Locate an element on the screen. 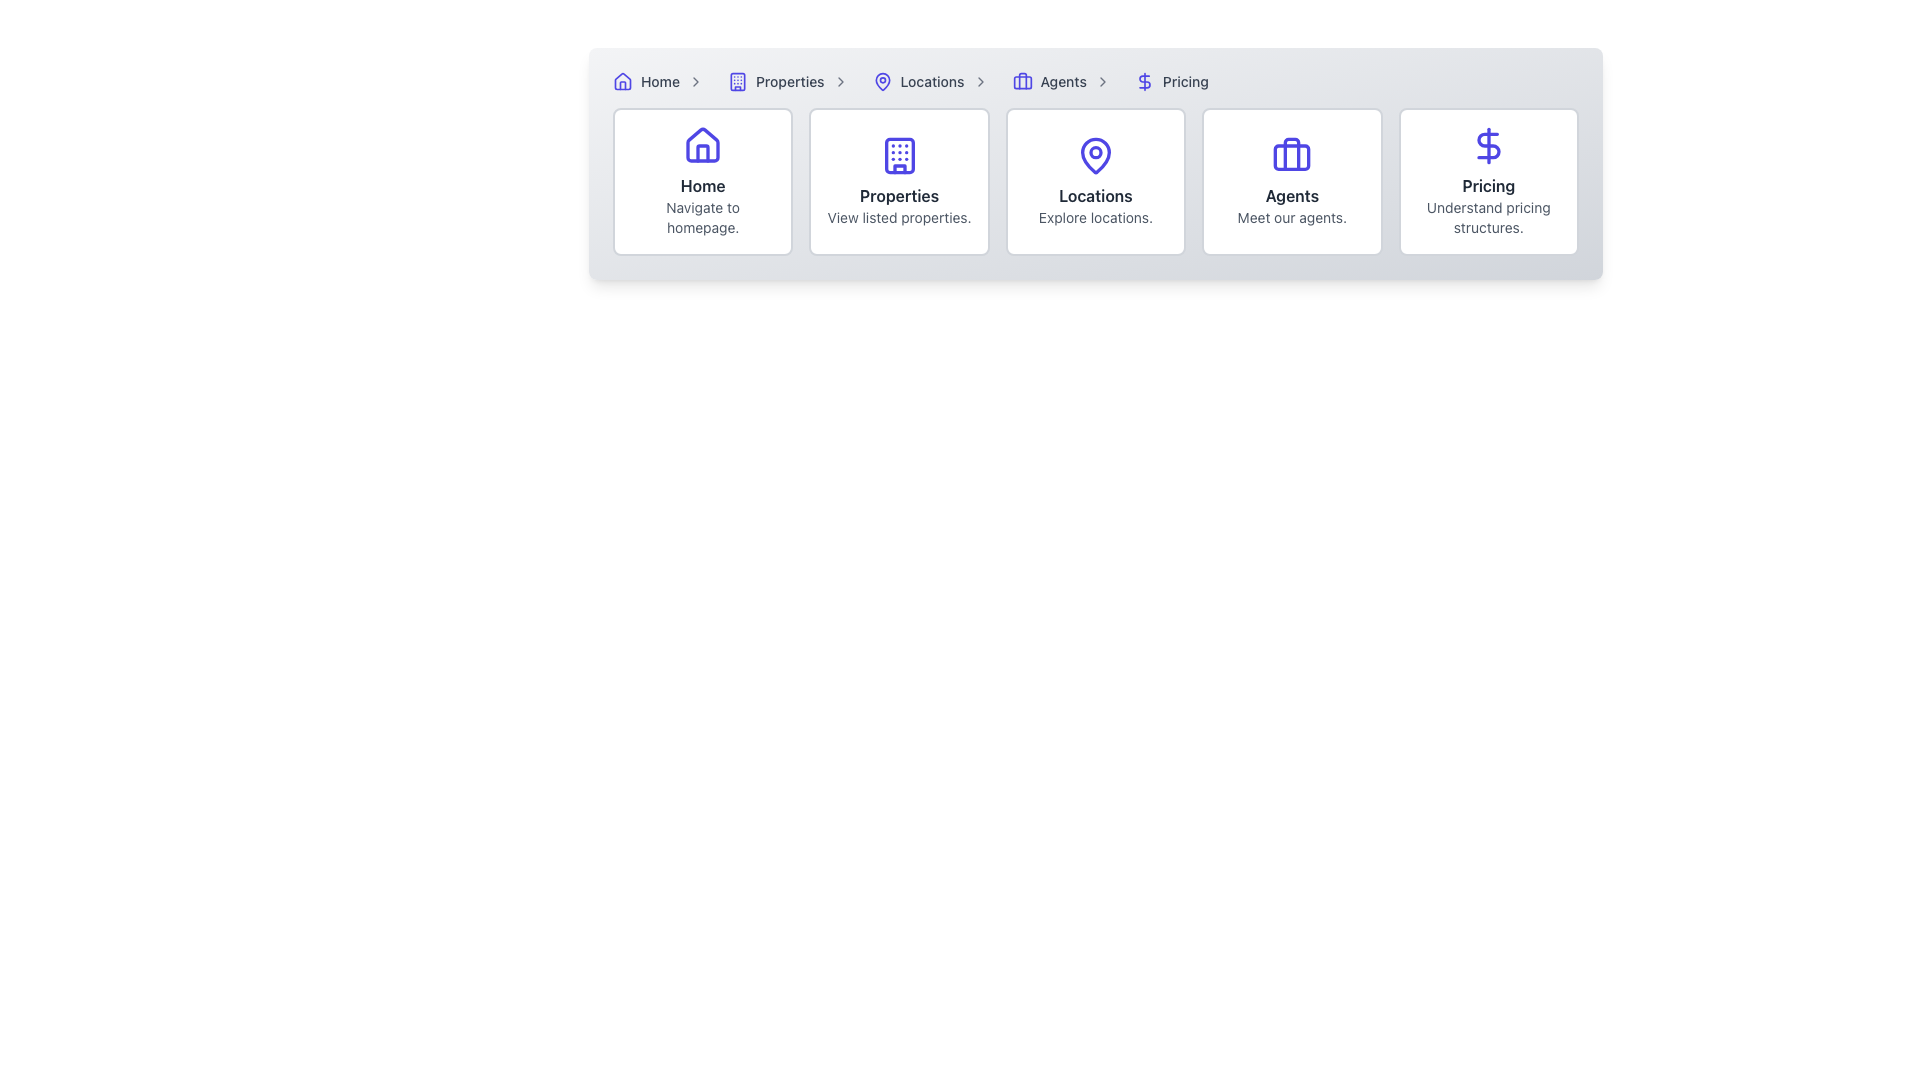 The height and width of the screenshot is (1080, 1920). the fourth Clickable Card in the grid to trigger a visual effect is located at coordinates (1292, 181).